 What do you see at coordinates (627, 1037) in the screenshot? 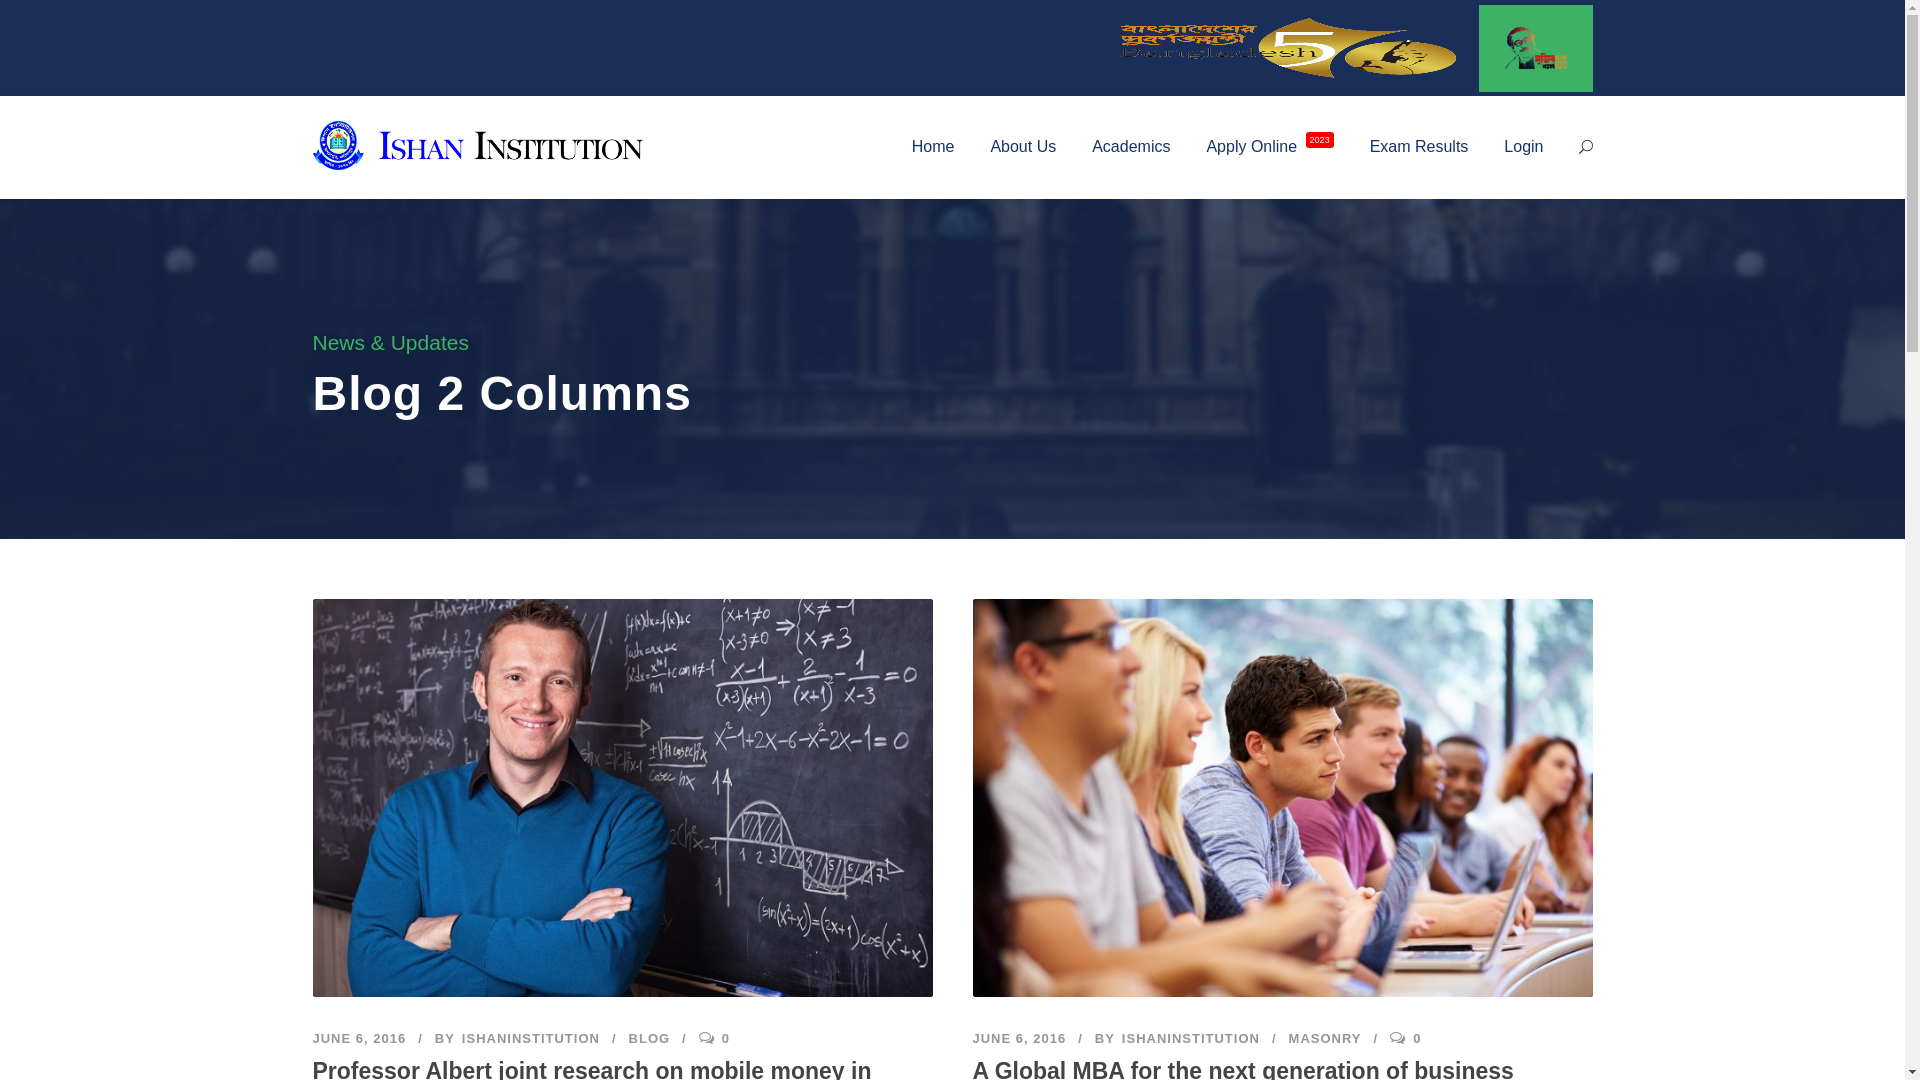
I see `'BLOG'` at bounding box center [627, 1037].